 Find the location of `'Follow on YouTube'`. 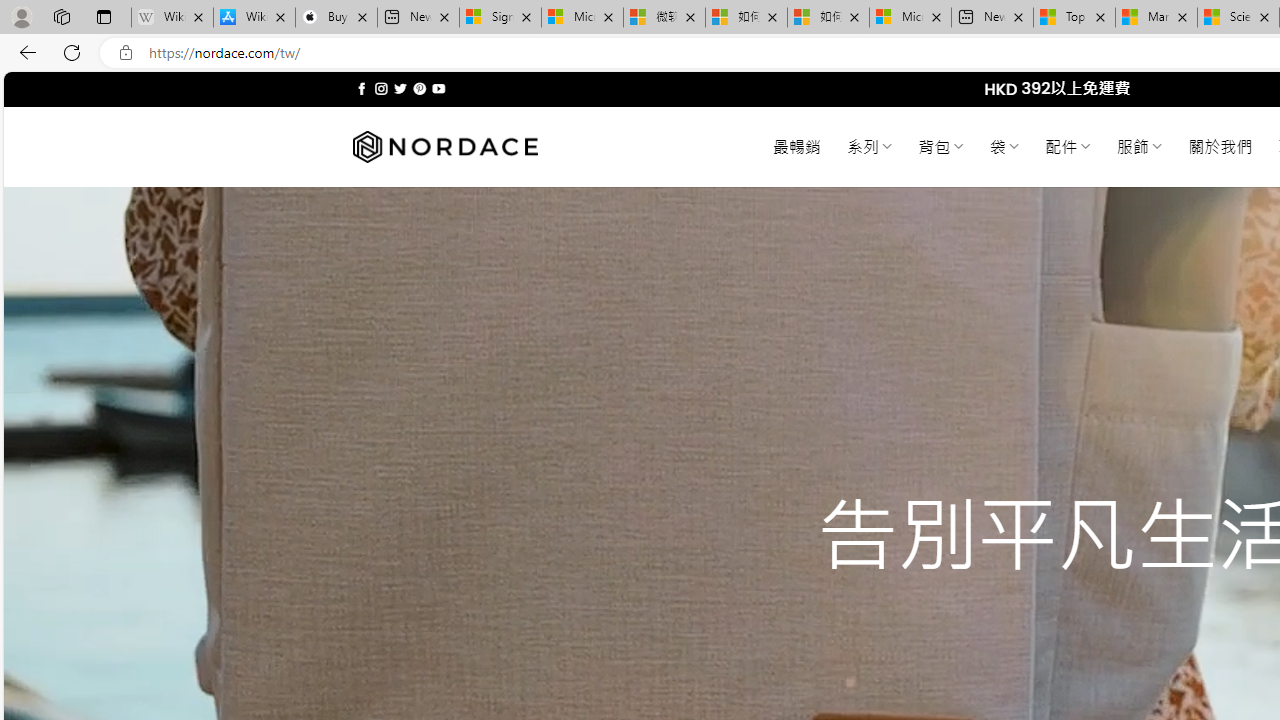

'Follow on YouTube' is located at coordinates (438, 88).